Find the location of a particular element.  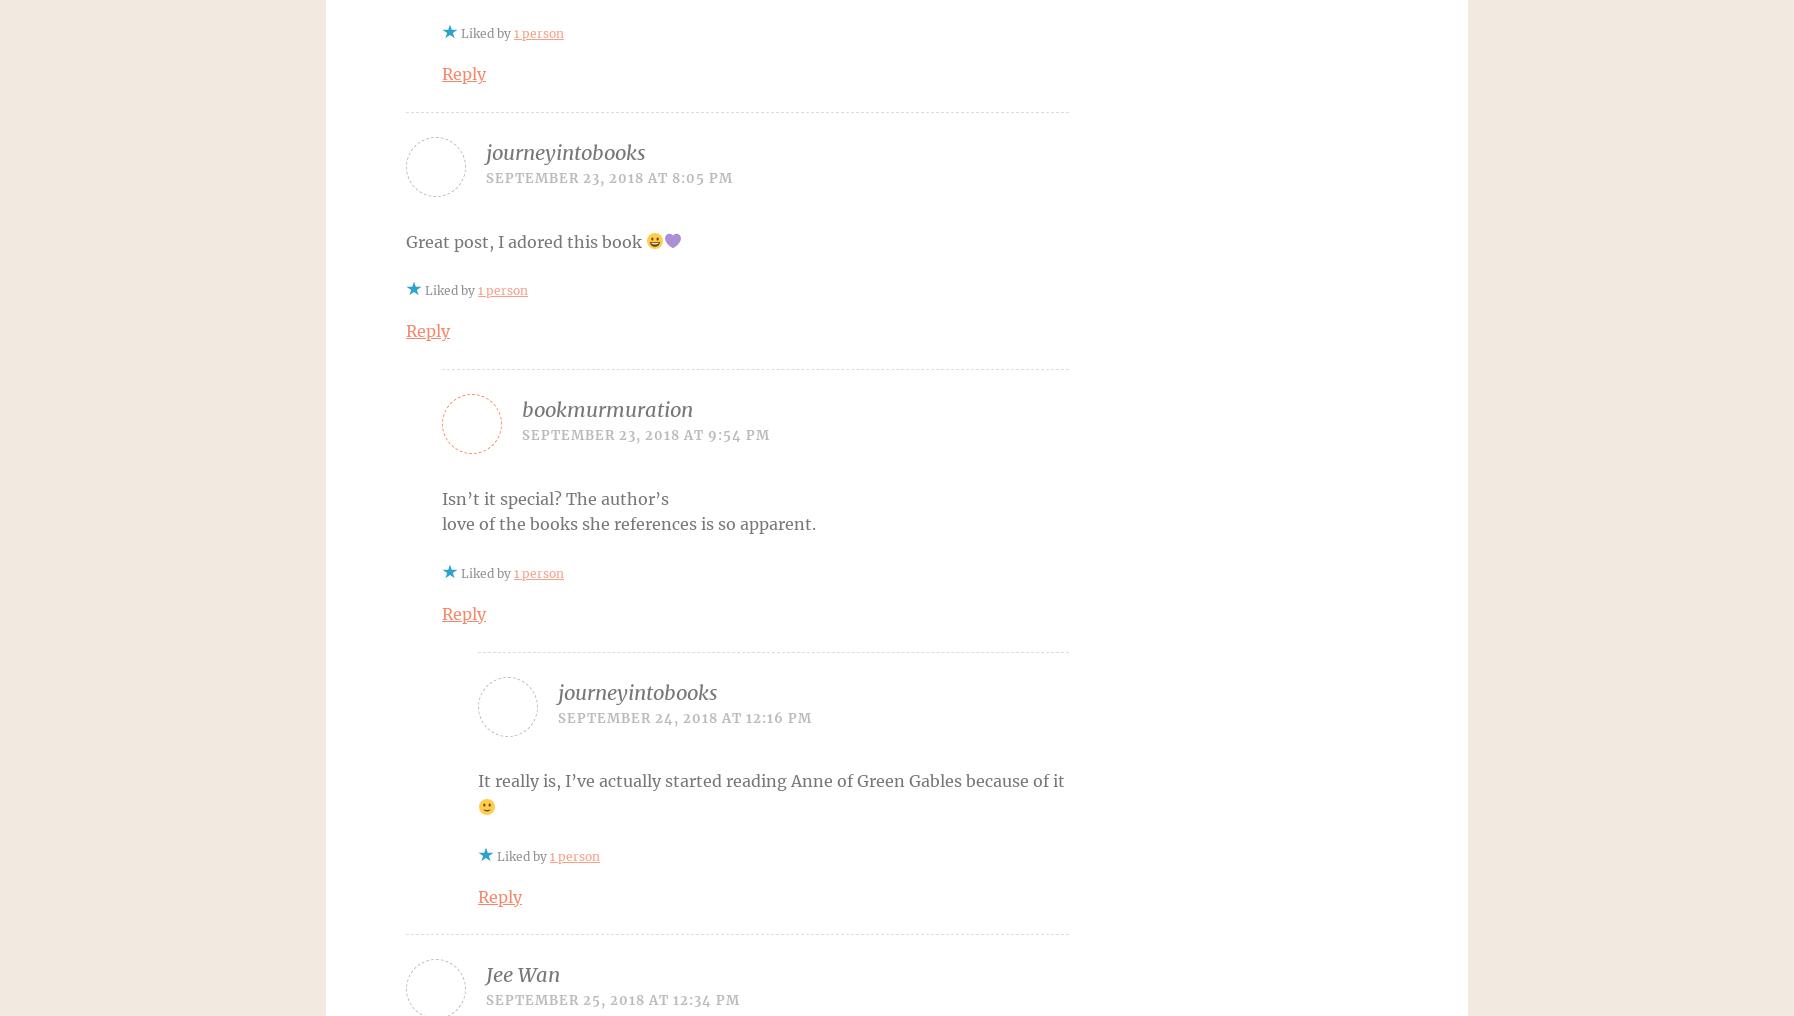

'Isn’t it special? The author’s' is located at coordinates (555, 498).